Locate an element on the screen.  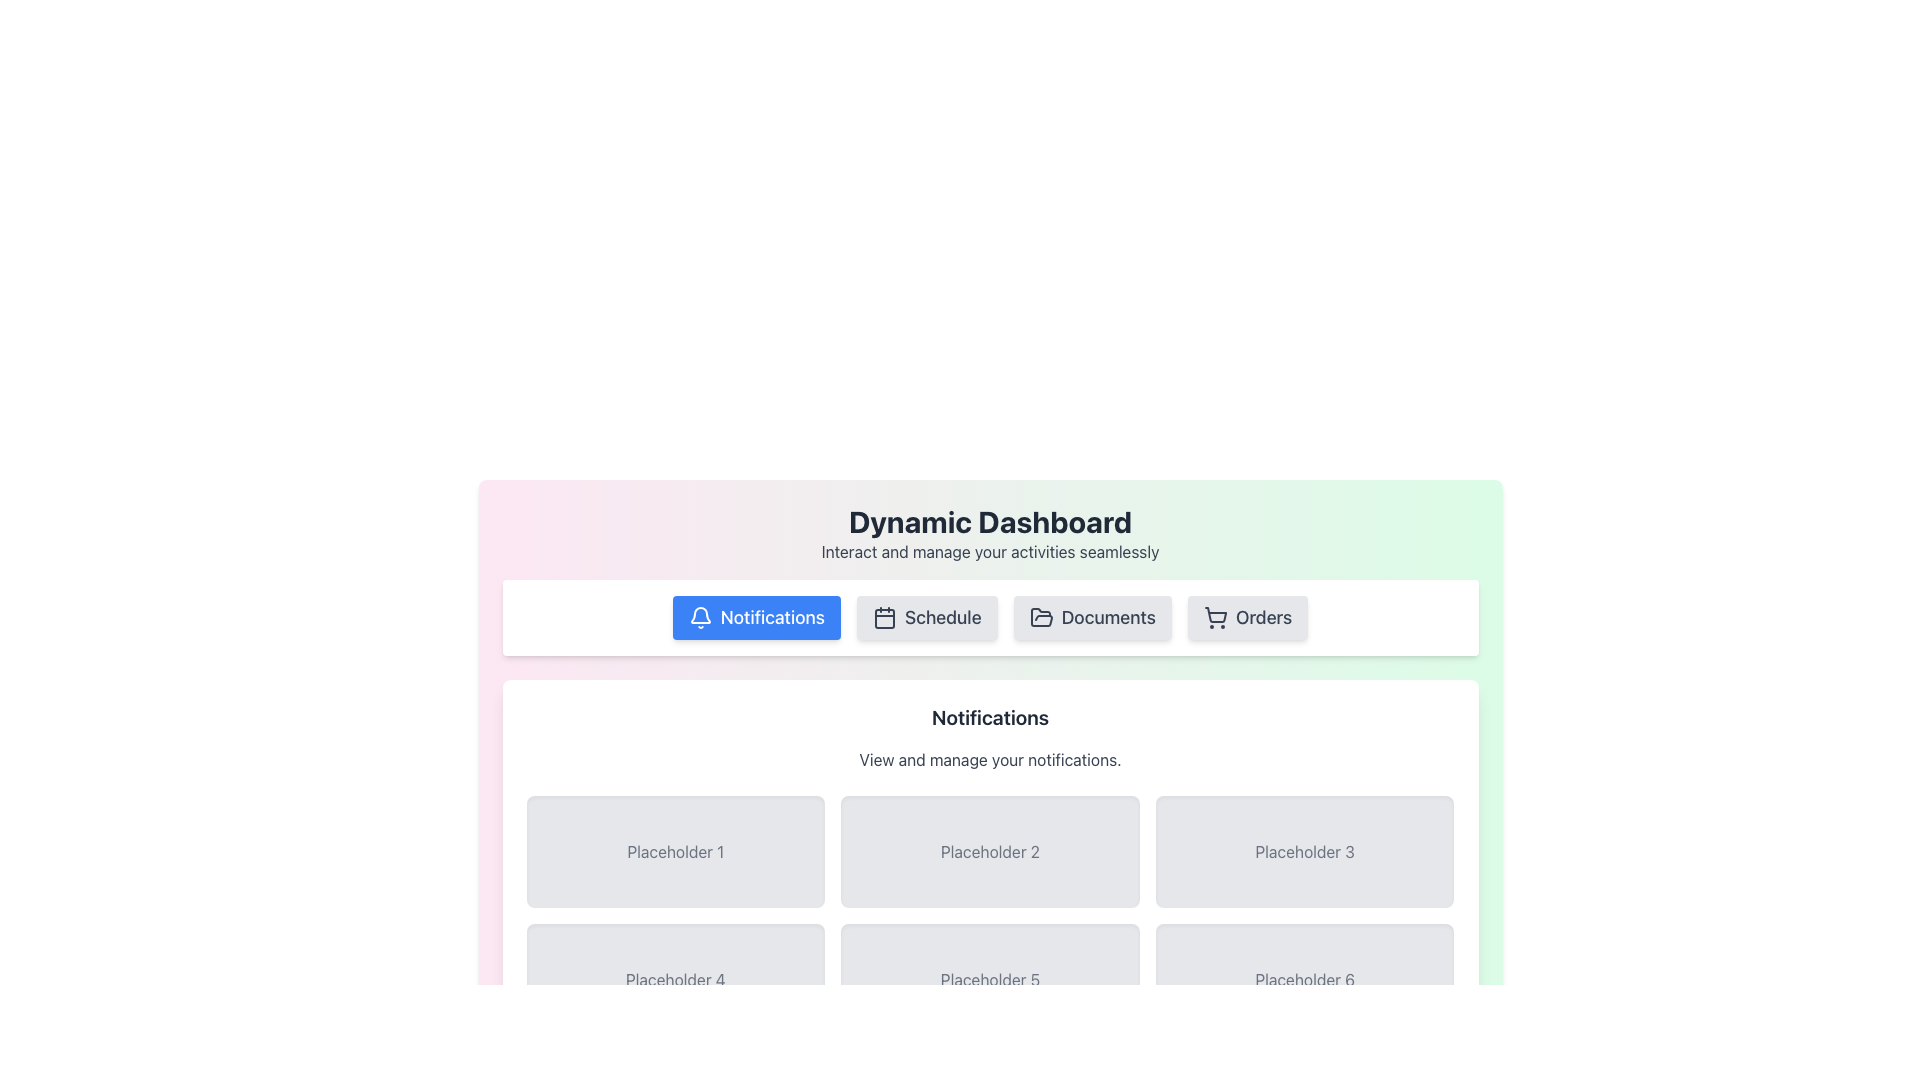
the grid layout composed of six boxes arranged in two rows and three columns, located below the subtitle 'View and manage your notifications' in the 'Notifications' section is located at coordinates (990, 915).